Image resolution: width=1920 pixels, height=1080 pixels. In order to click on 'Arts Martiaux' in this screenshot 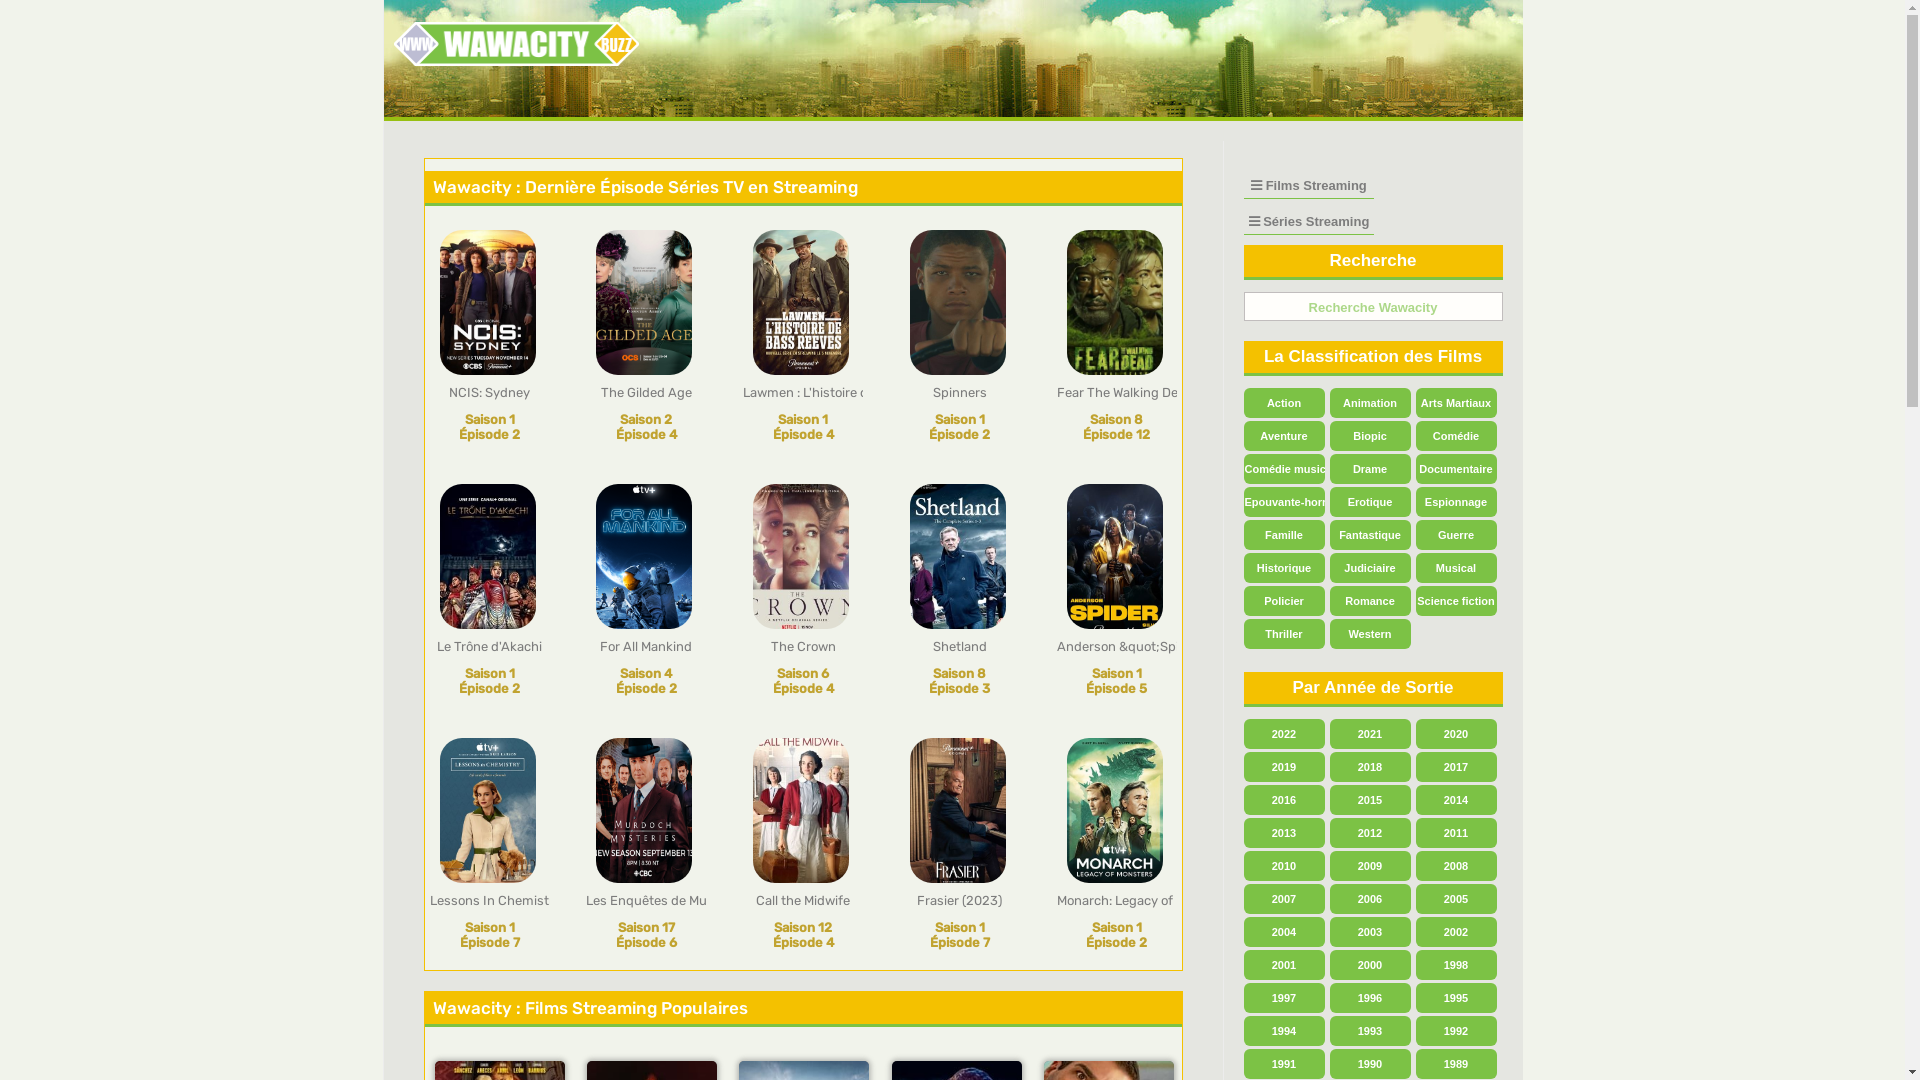, I will do `click(1456, 402)`.